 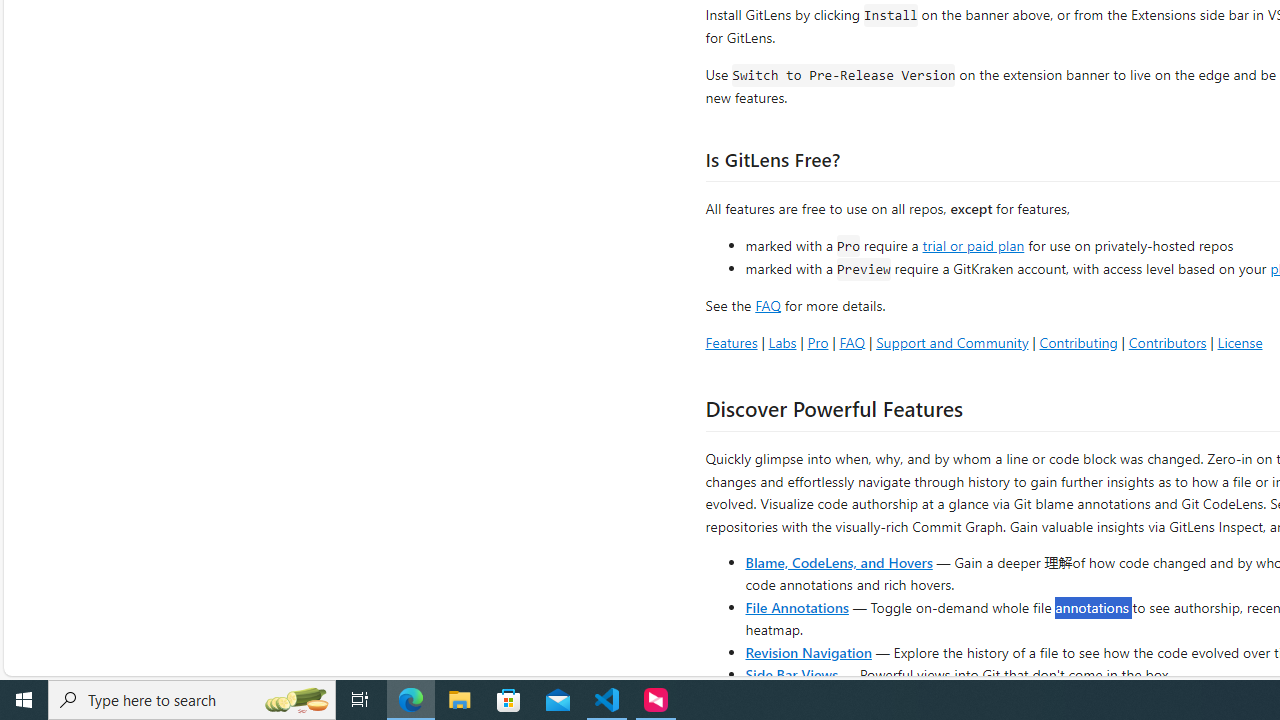 I want to click on 'Blame, CodeLens, and Hovers', so click(x=839, y=561).